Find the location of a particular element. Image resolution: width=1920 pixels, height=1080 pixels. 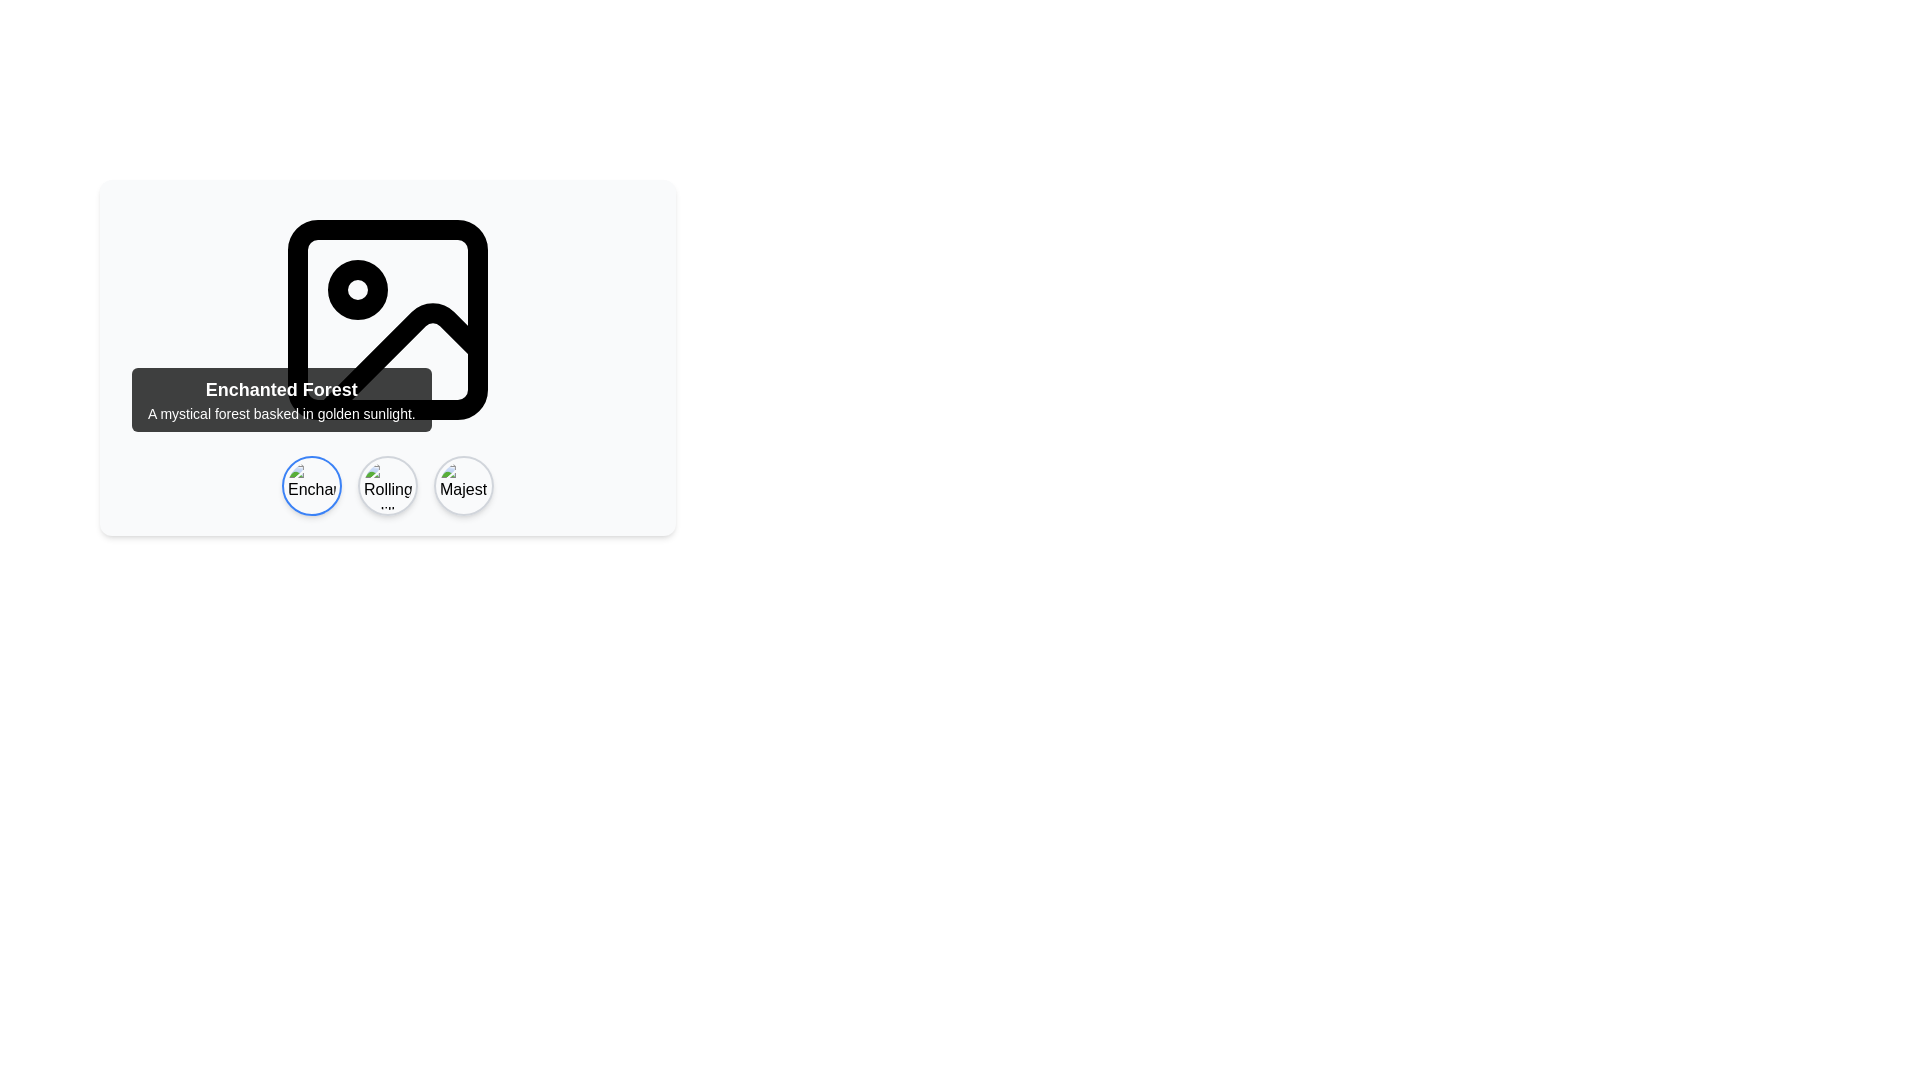

the first interactive circular button with an embedded image, which is centrally located below a larger image and labeled for selecting a landscape option, to observe the scaling effect is located at coordinates (311, 486).